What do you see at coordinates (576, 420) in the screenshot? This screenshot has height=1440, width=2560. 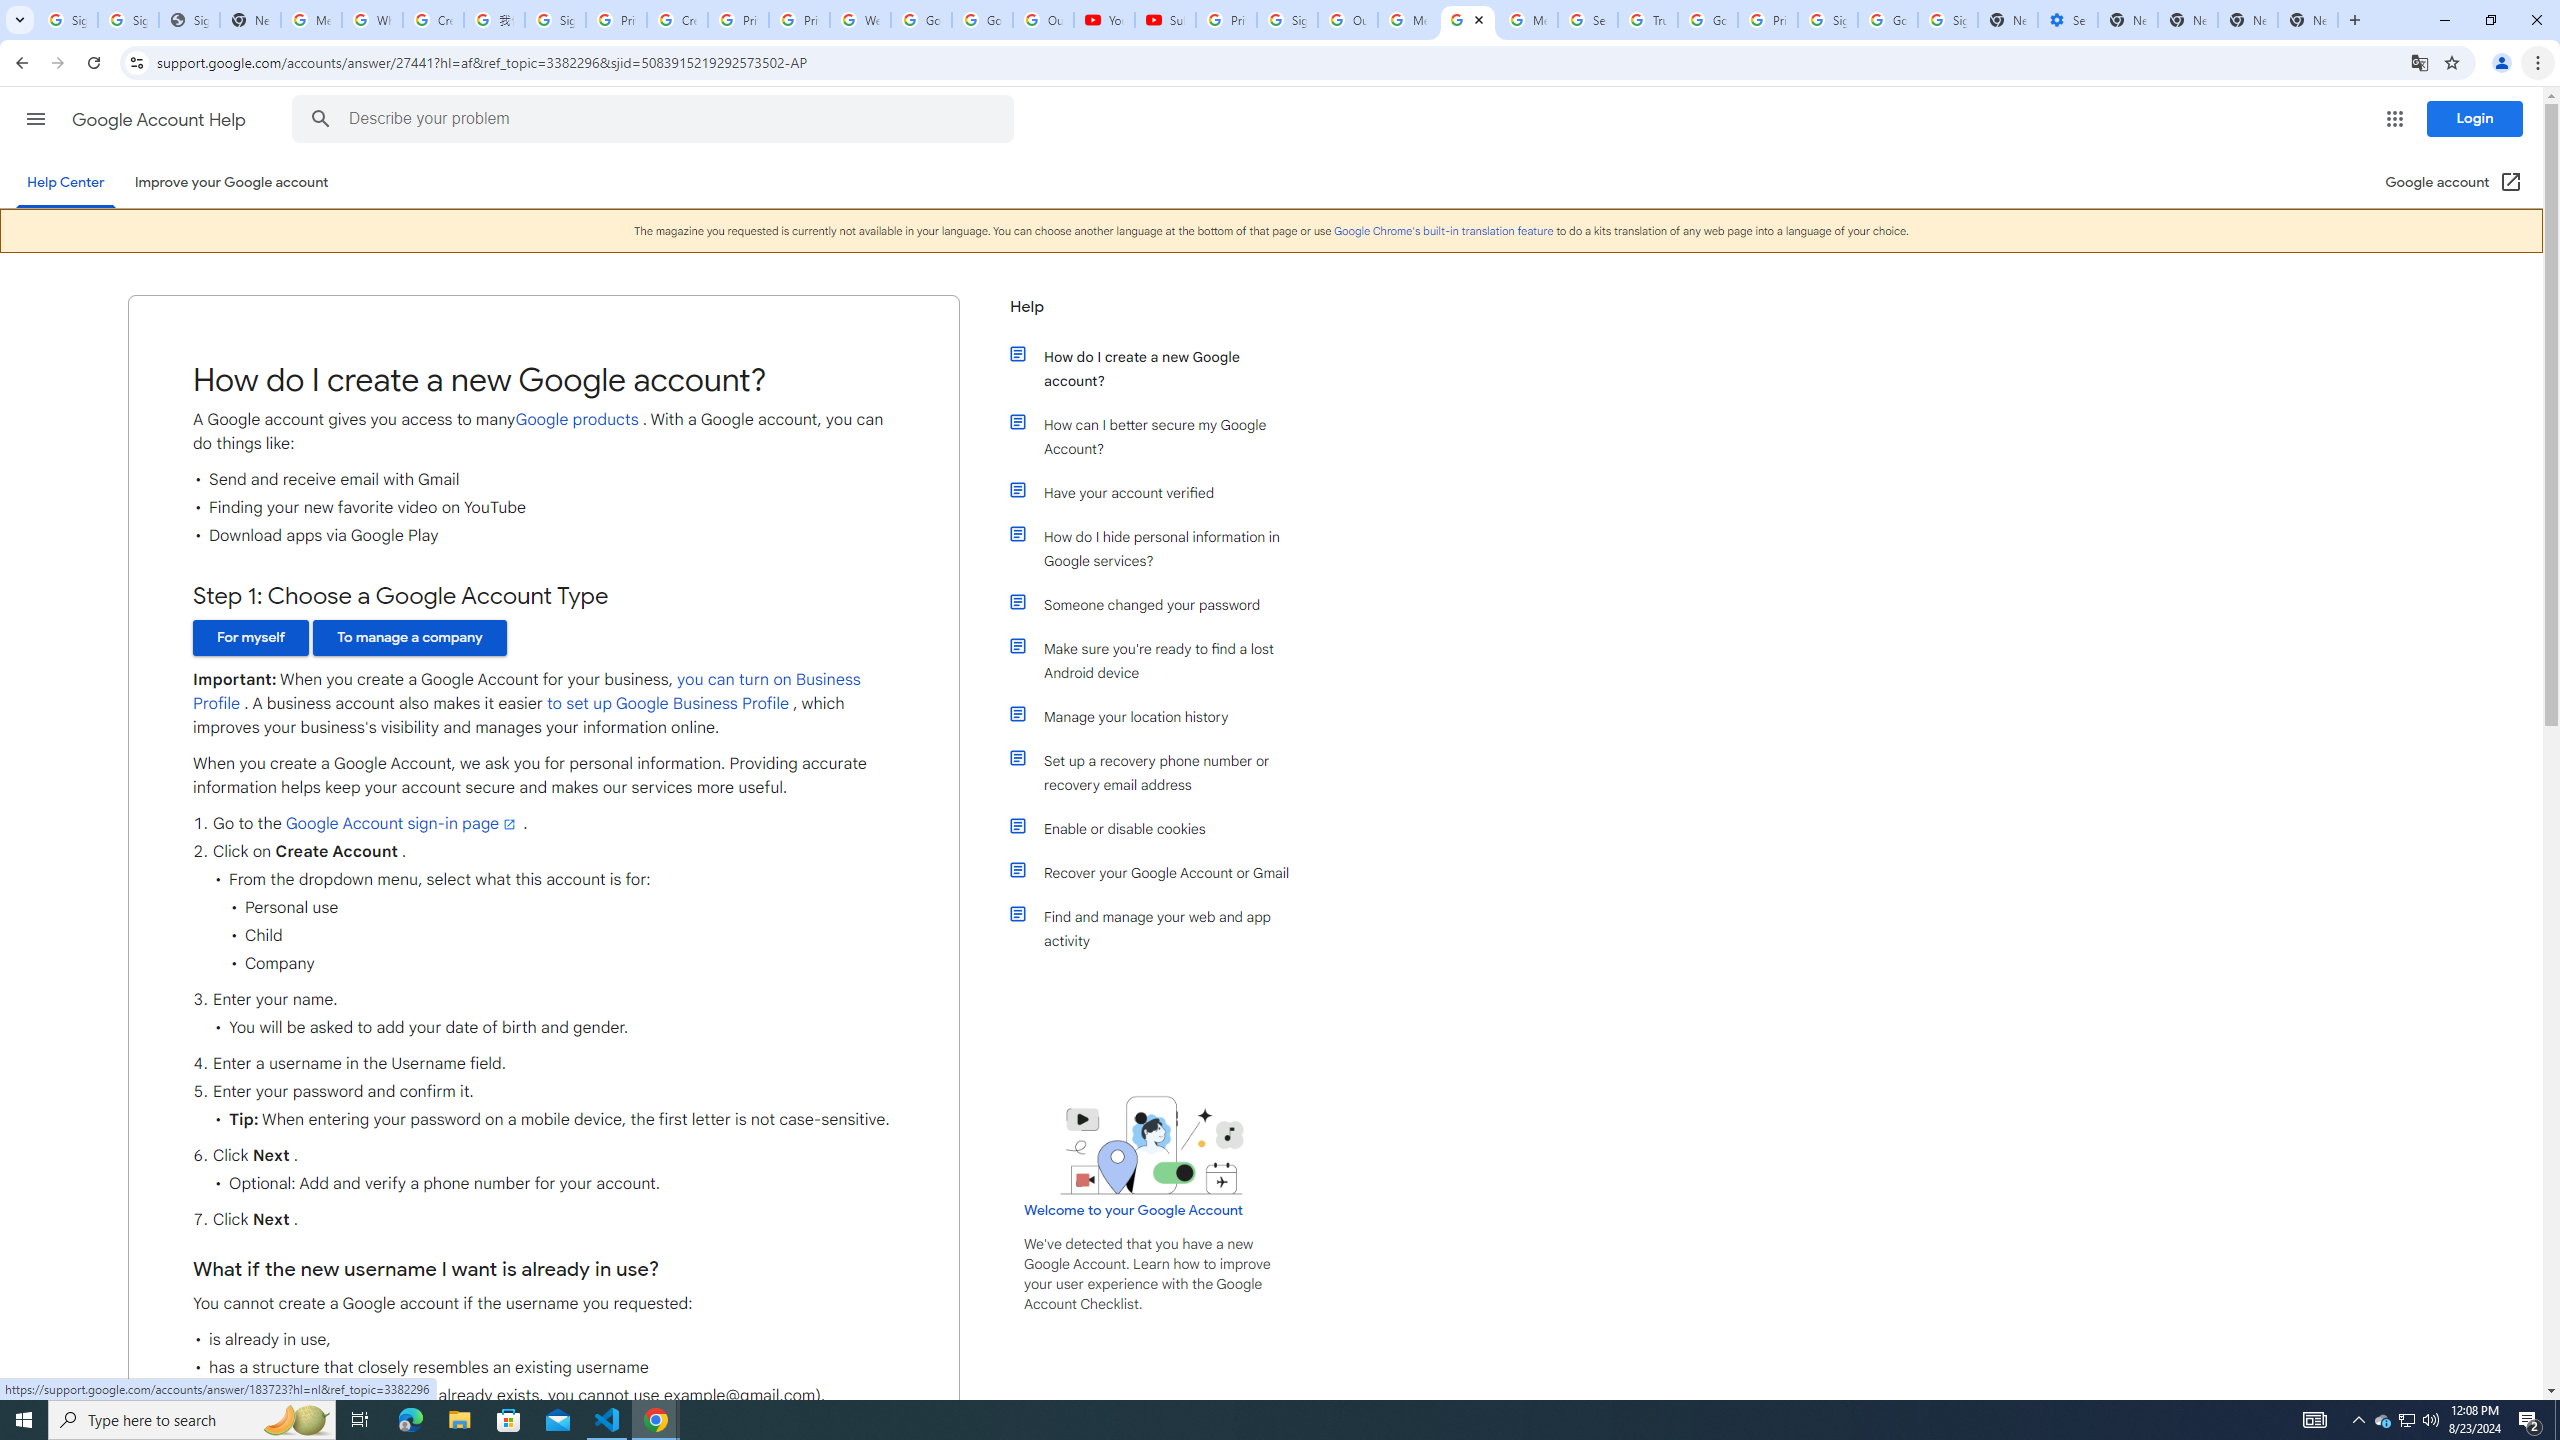 I see `'Google products'` at bounding box center [576, 420].